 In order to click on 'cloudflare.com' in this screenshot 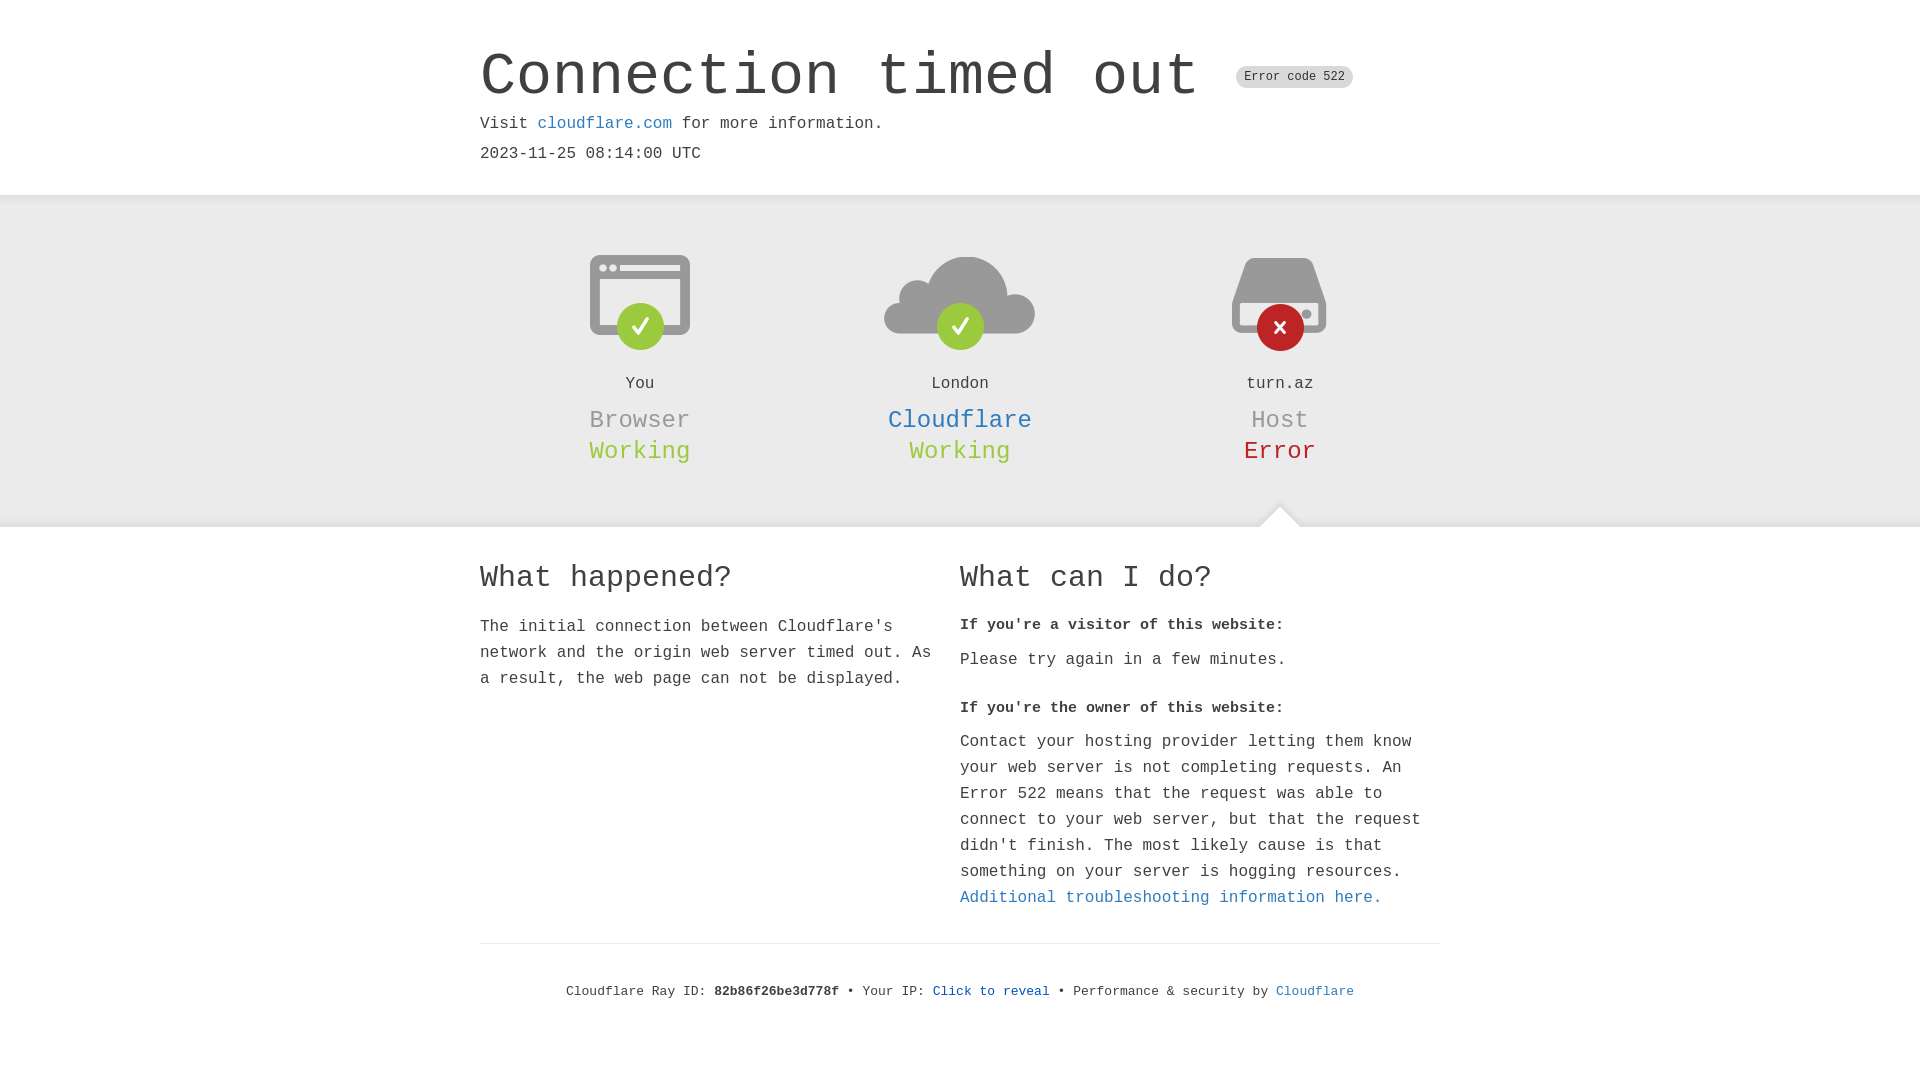, I will do `click(603, 123)`.